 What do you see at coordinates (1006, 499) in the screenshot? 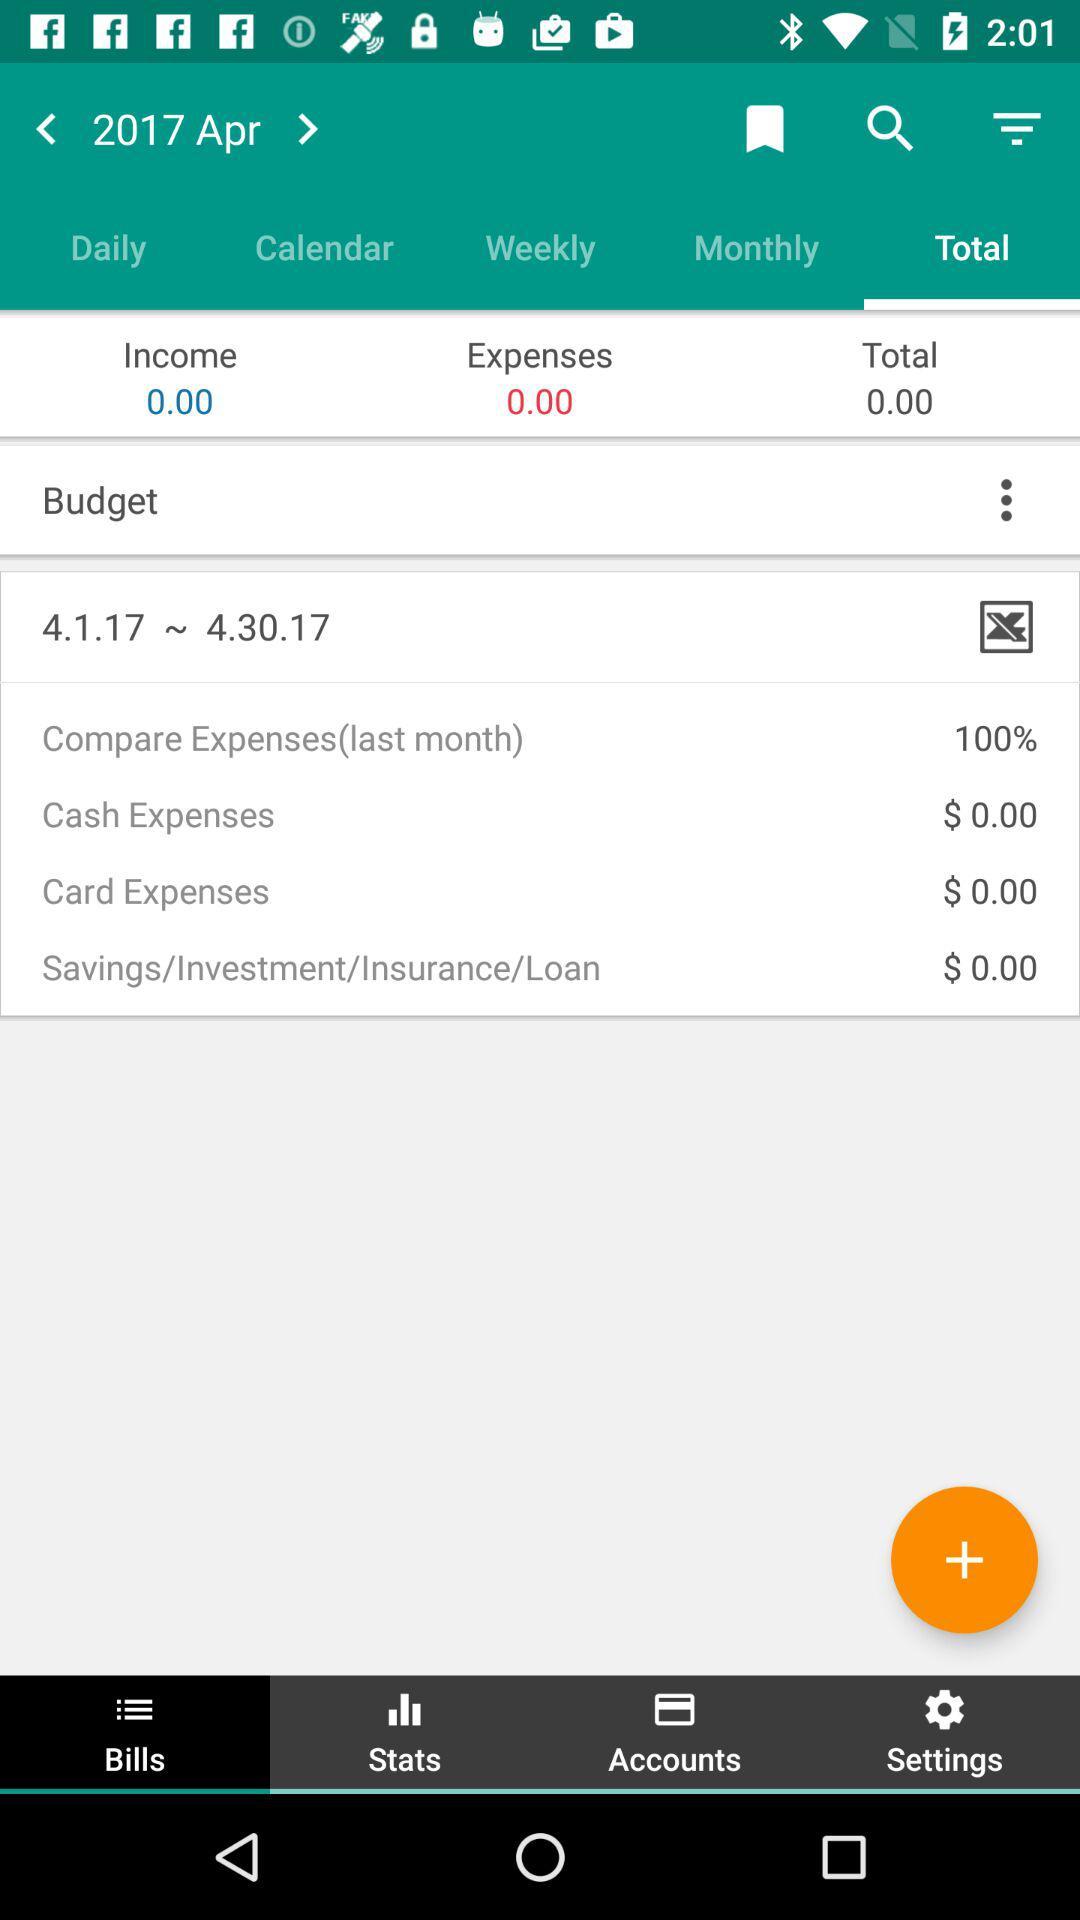
I see `the more icon` at bounding box center [1006, 499].